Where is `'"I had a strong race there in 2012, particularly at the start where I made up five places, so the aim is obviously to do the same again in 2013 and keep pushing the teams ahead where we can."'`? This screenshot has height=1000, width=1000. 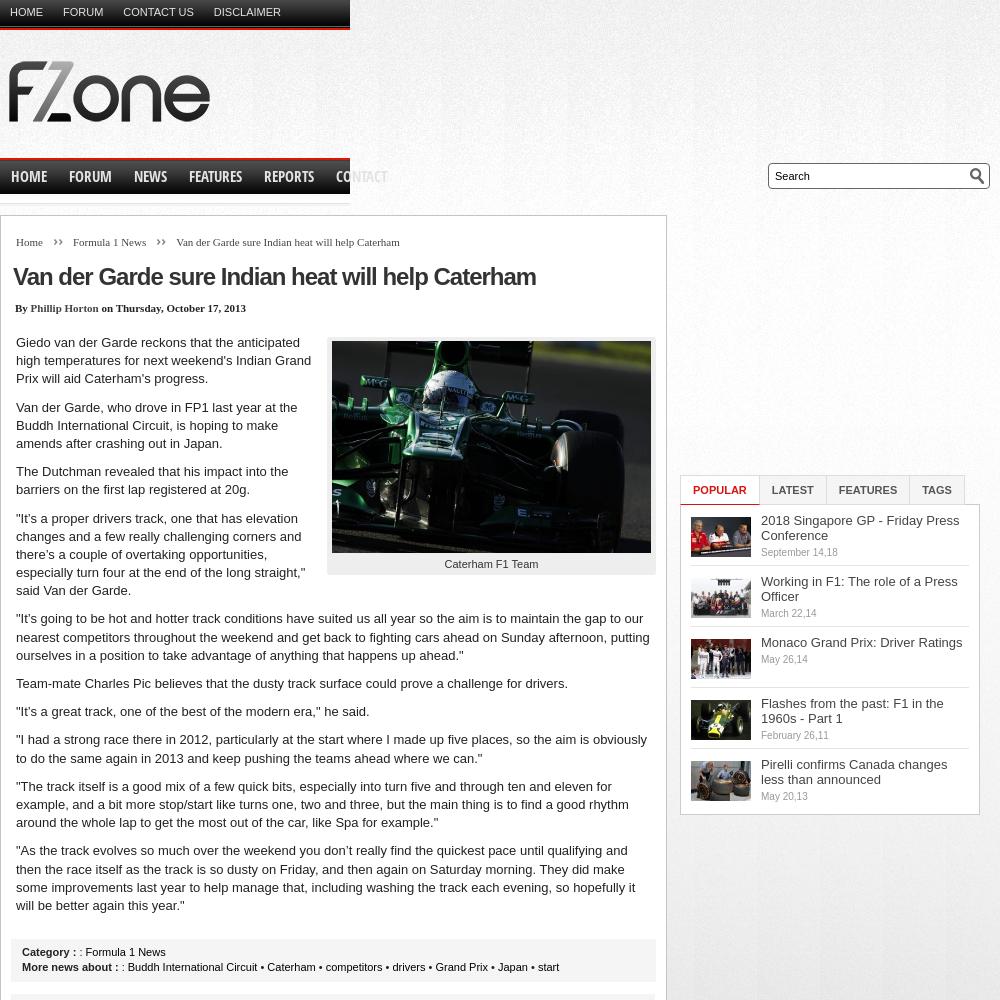
'"I had a strong race there in 2012, particularly at the start where I made up five places, so the aim is obviously to do the same again in 2013 and keep pushing the teams ahead where we can."' is located at coordinates (330, 747).